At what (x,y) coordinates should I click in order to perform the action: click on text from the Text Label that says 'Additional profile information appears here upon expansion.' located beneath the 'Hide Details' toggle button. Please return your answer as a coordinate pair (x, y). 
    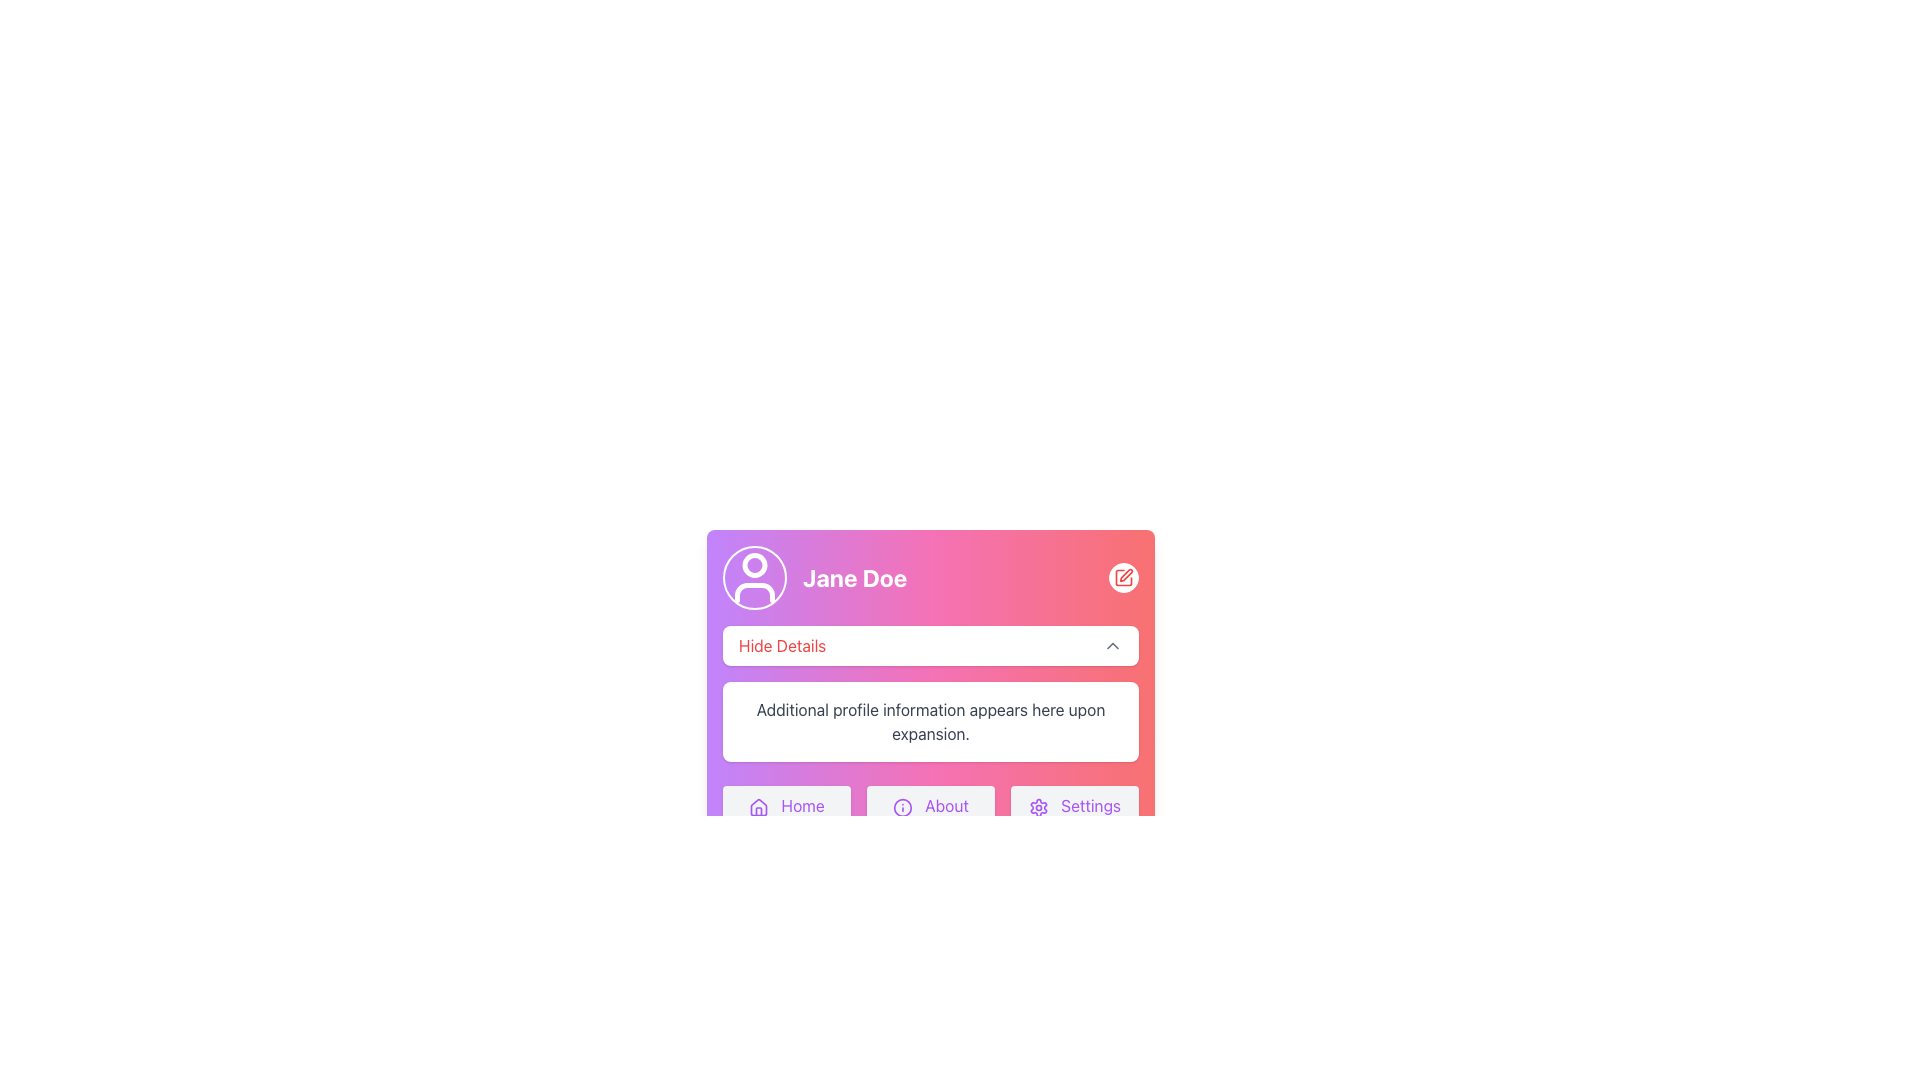
    Looking at the image, I should click on (930, 721).